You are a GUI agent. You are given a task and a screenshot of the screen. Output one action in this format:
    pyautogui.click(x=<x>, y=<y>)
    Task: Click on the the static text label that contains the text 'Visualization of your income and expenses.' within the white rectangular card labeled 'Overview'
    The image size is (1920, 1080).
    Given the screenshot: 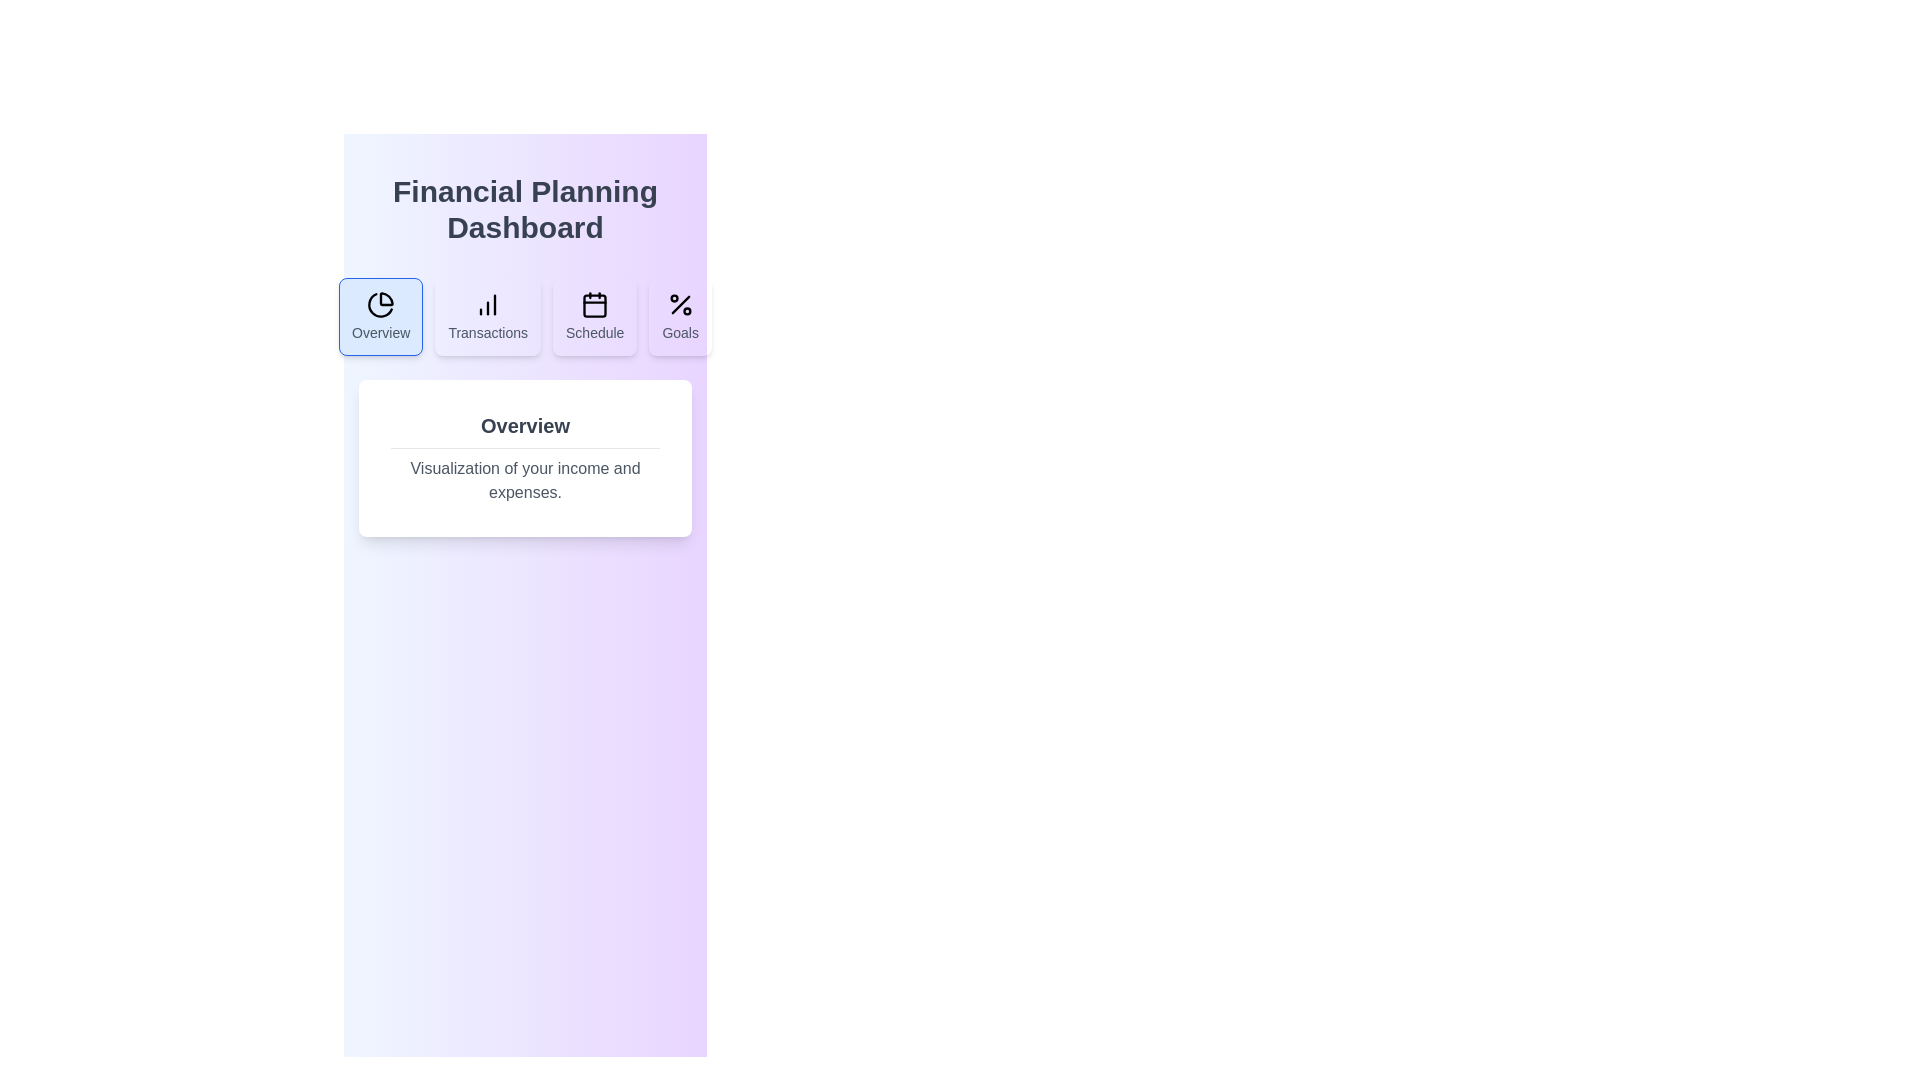 What is the action you would take?
    pyautogui.click(x=525, y=481)
    